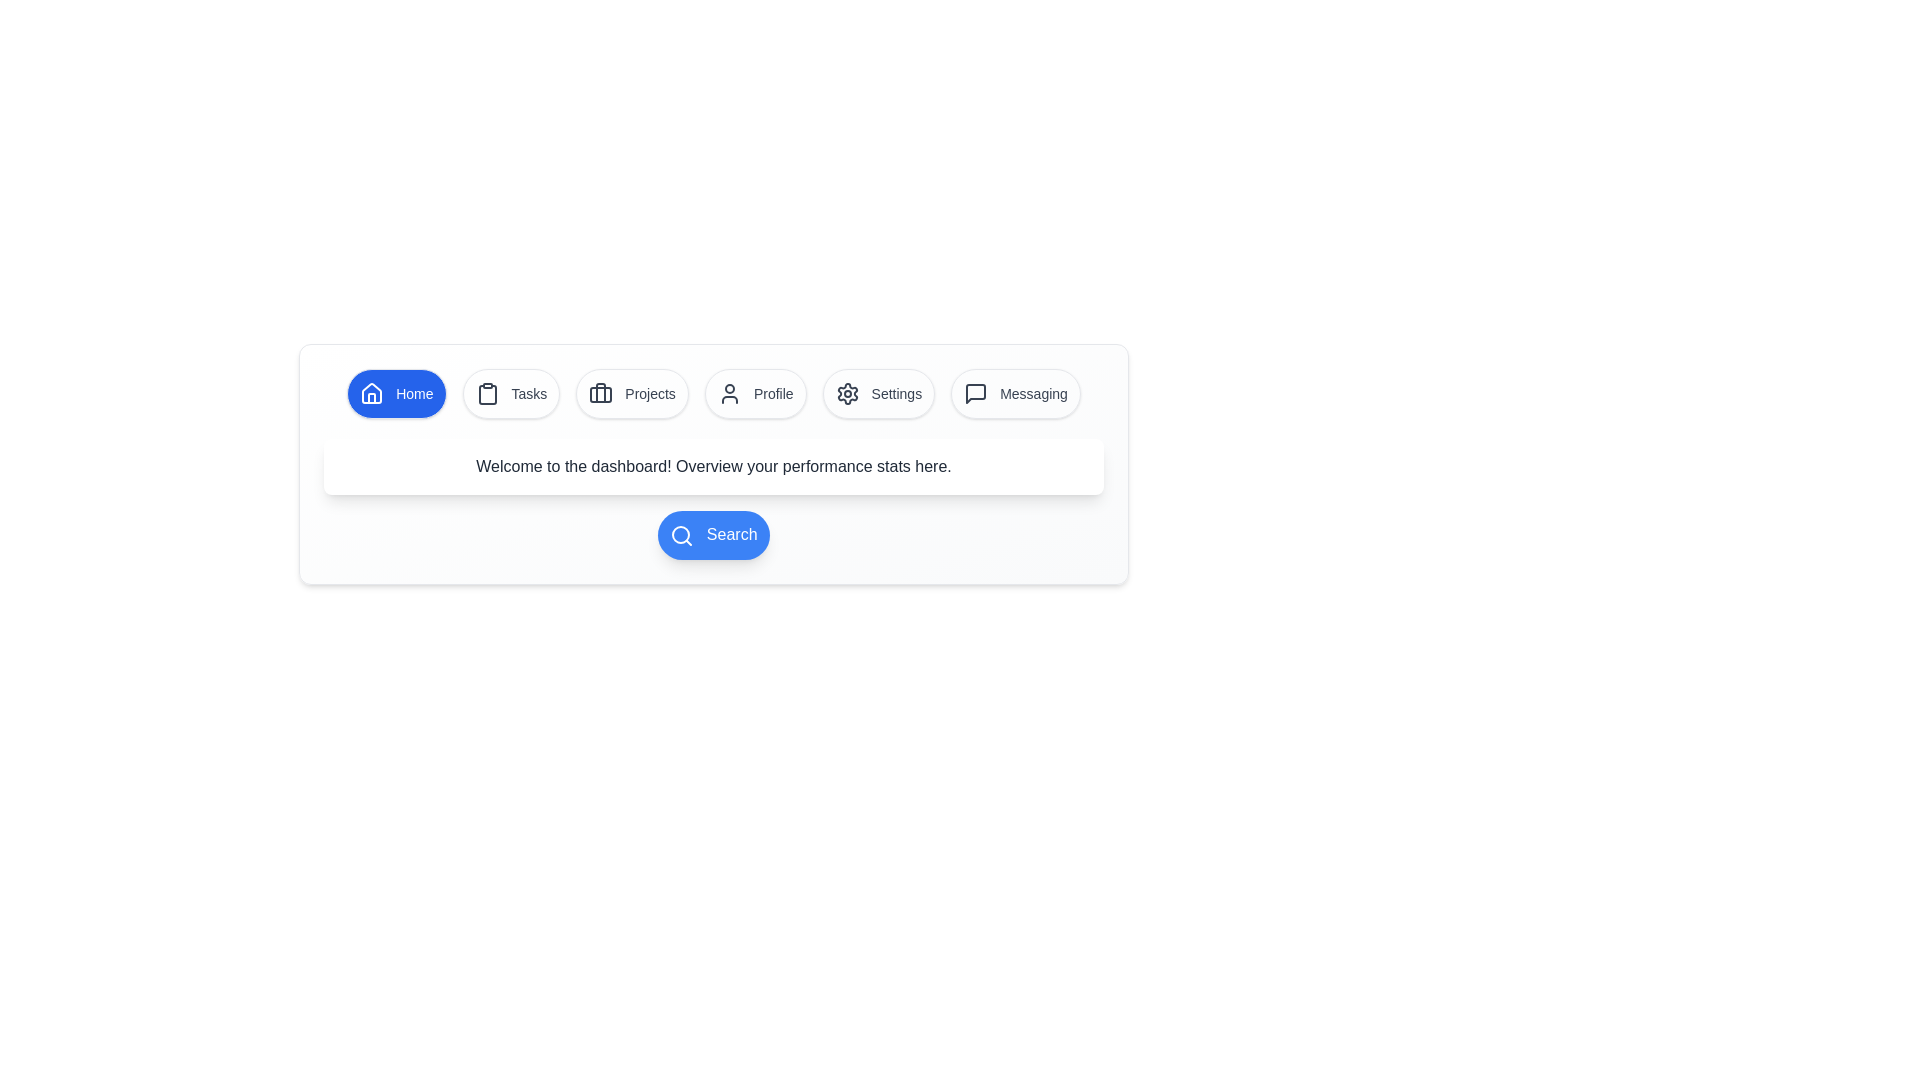 The image size is (1920, 1080). What do you see at coordinates (372, 393) in the screenshot?
I see `the house-shaped icon located inside the 'Home' button on the far left of the navigation bar` at bounding box center [372, 393].